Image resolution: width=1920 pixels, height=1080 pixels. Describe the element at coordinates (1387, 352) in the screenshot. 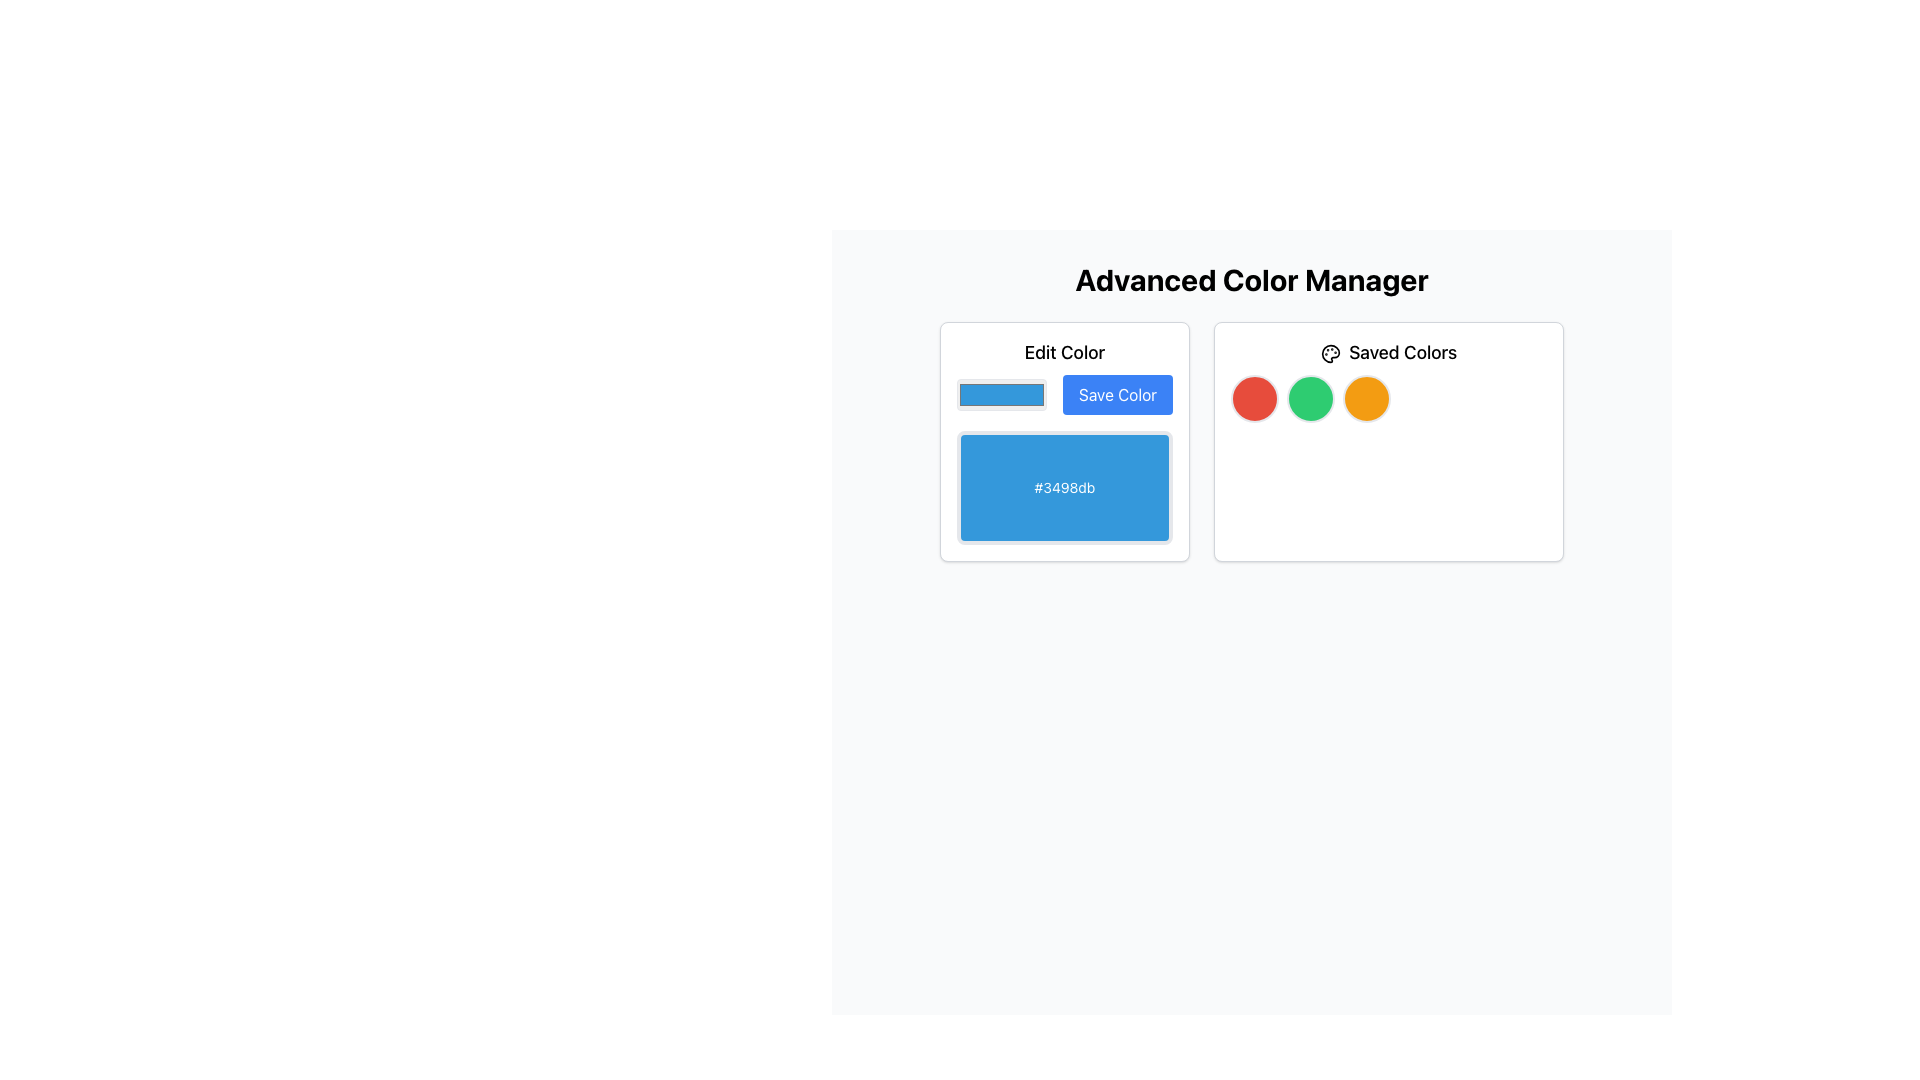

I see `the 'Saved Colors' label, which is a bold, large font text preceded by a palette icon, located in a white rectangular card under 'Advanced Color Manager'` at that location.